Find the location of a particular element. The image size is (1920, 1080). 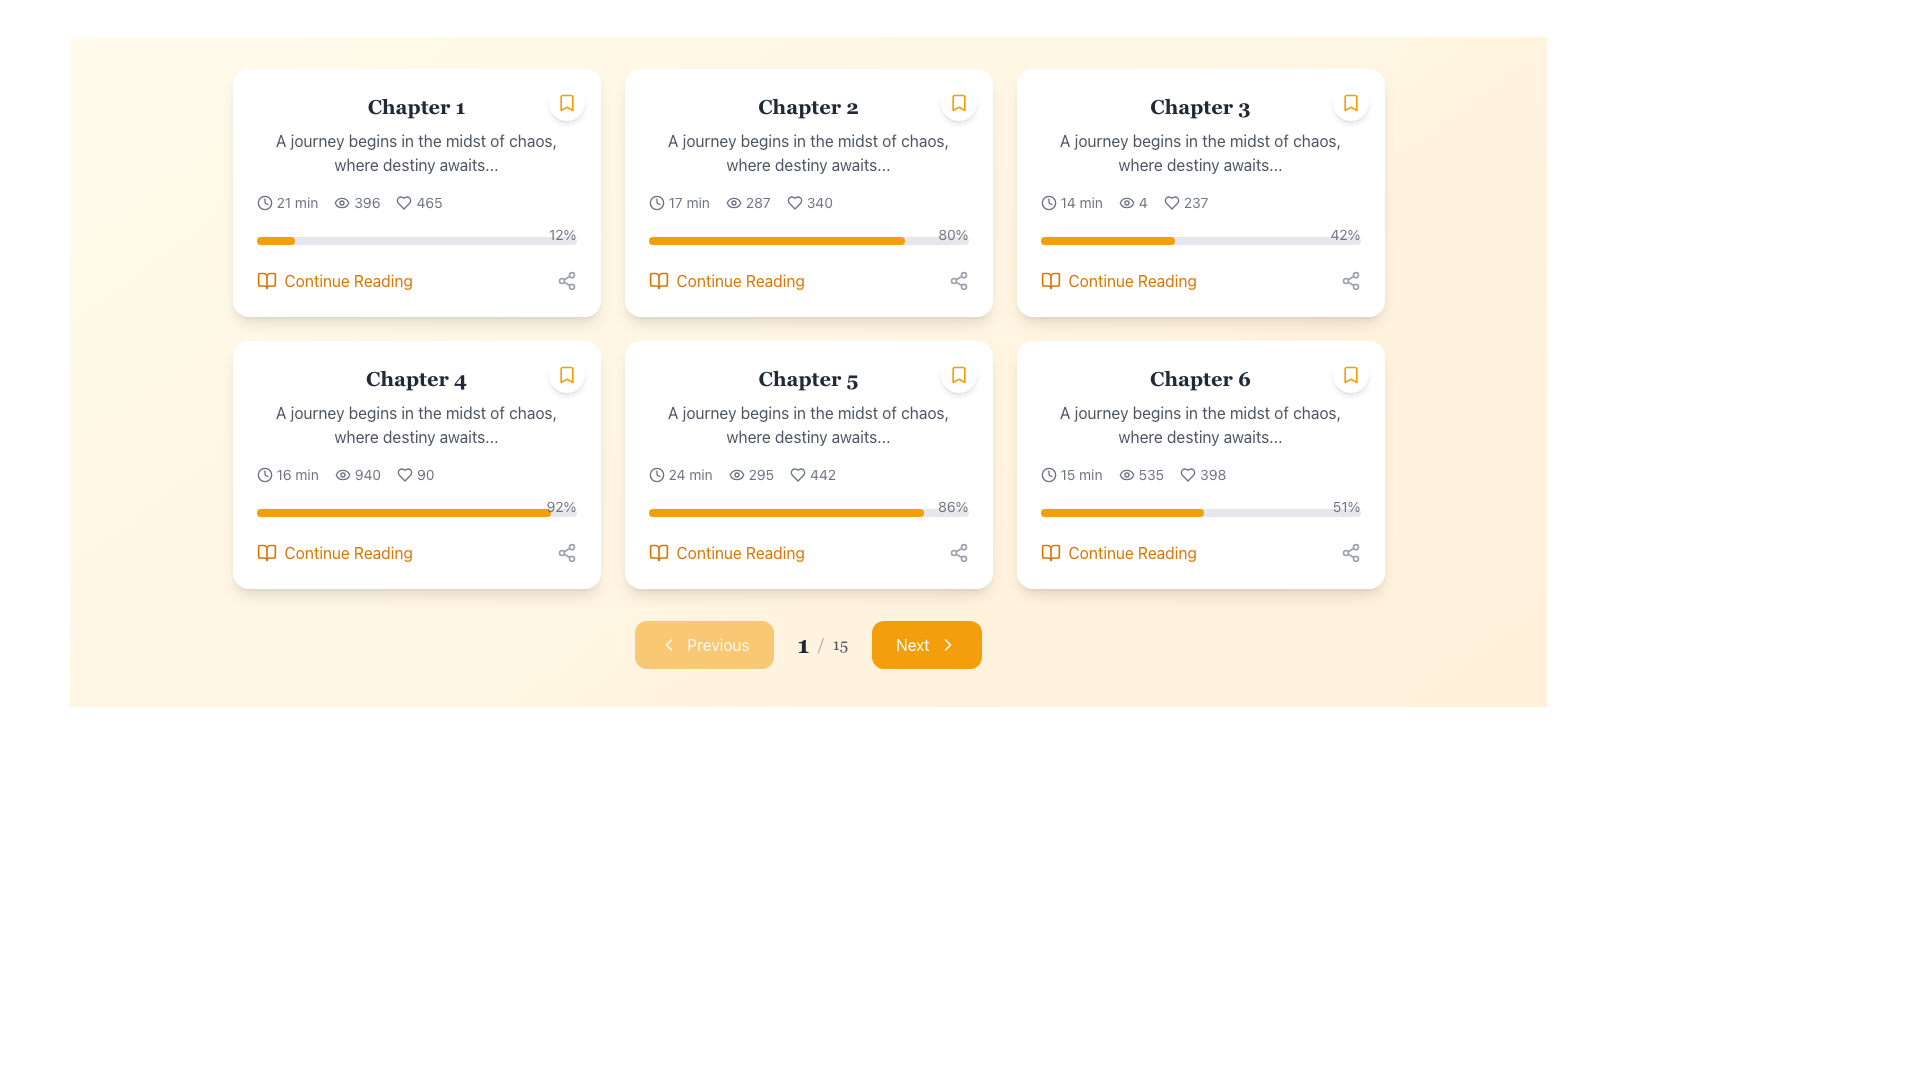

the icon located in the 5th card of the grid layout, positioned to the left of the 'Continue Reading' text is located at coordinates (658, 552).